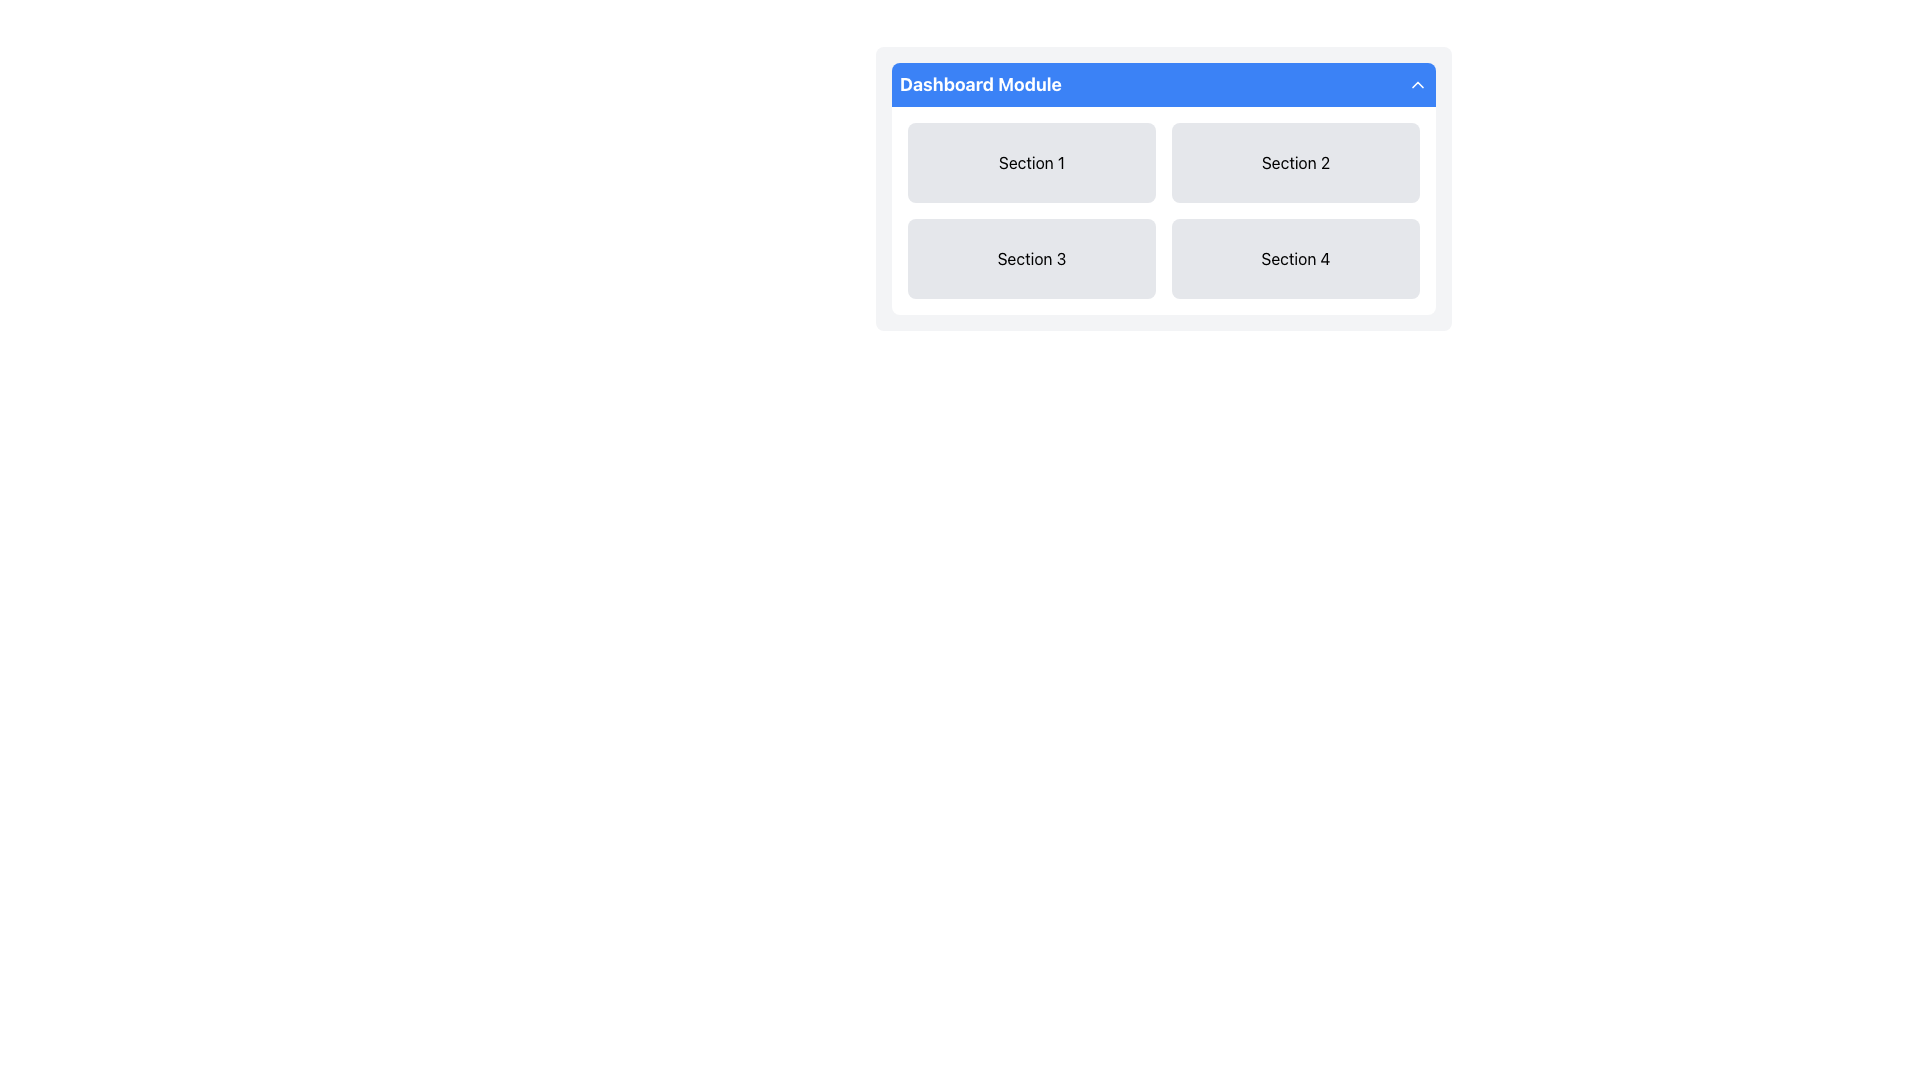  I want to click on the 'Section 3' button, so click(1032, 257).